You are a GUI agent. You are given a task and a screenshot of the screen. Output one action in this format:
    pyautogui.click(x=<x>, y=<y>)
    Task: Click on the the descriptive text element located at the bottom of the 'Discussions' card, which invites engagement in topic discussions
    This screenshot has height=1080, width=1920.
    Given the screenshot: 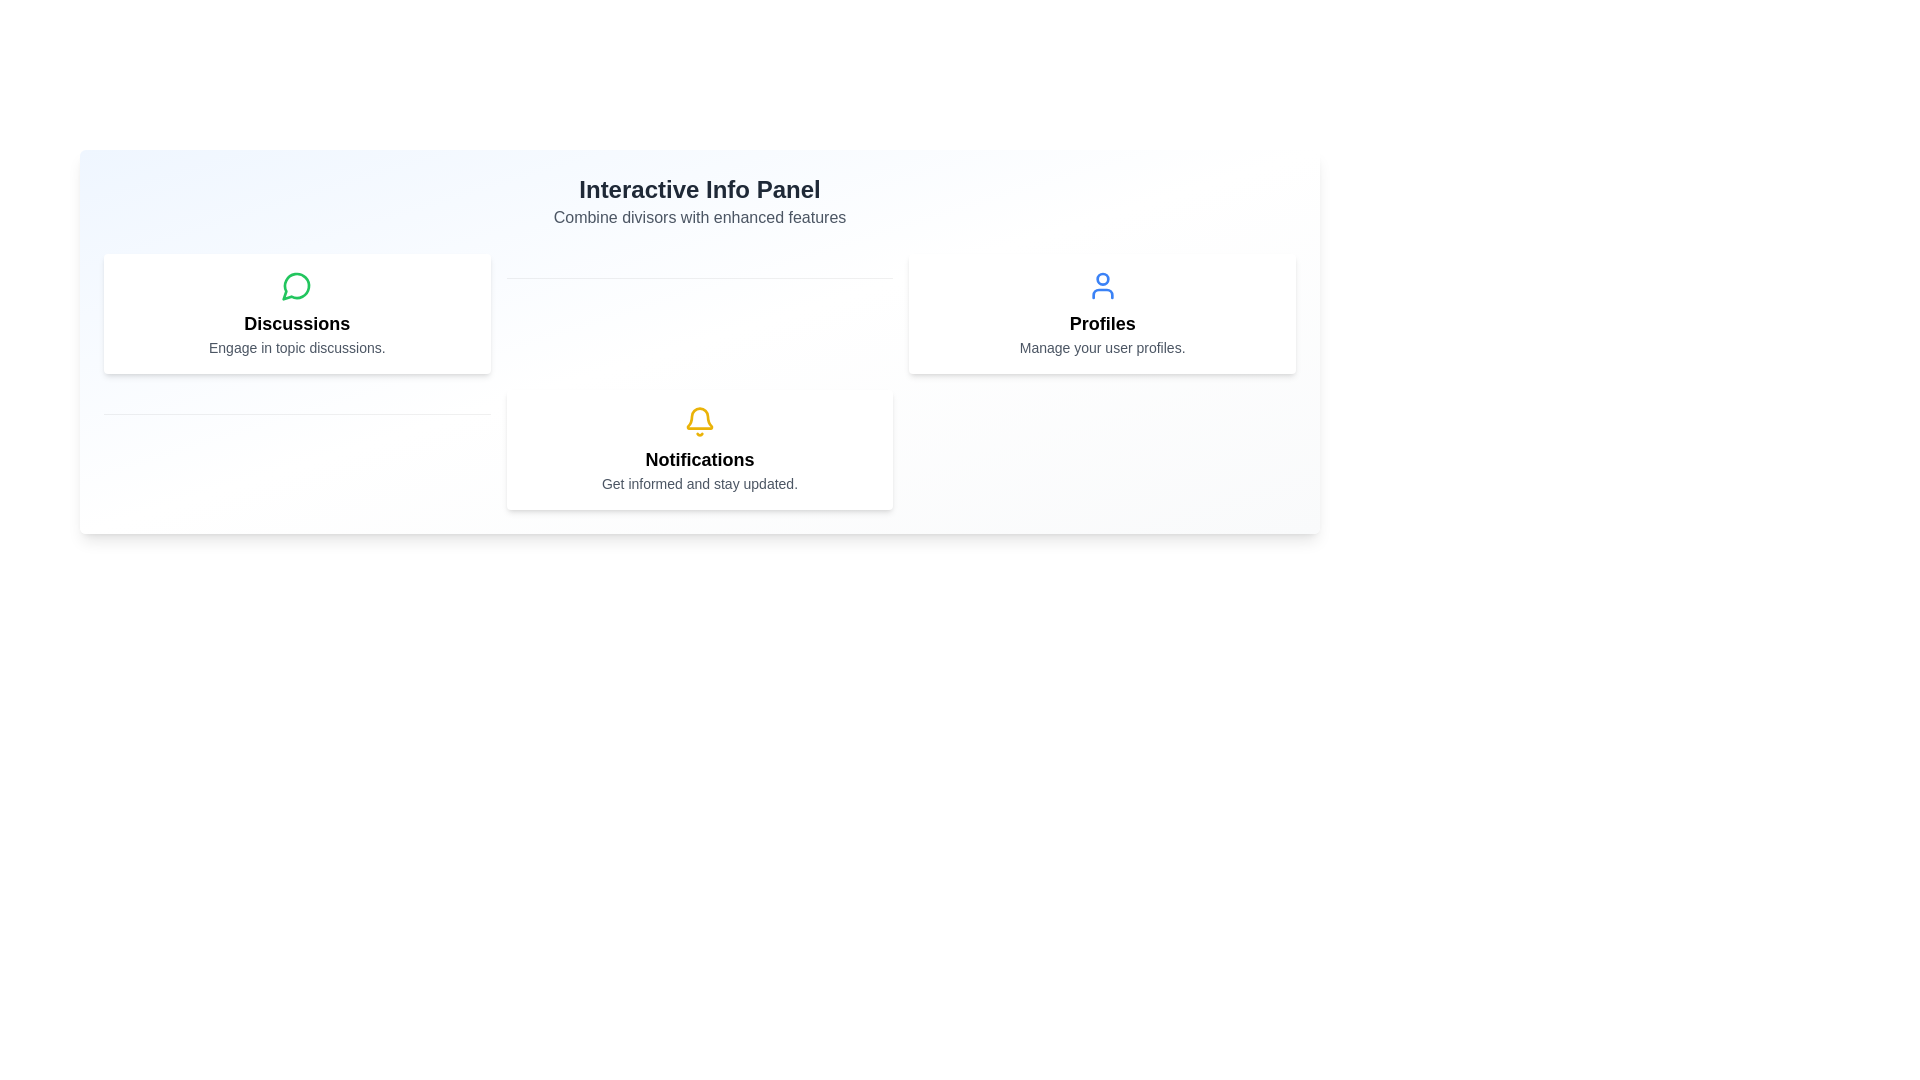 What is the action you would take?
    pyautogui.click(x=296, y=346)
    